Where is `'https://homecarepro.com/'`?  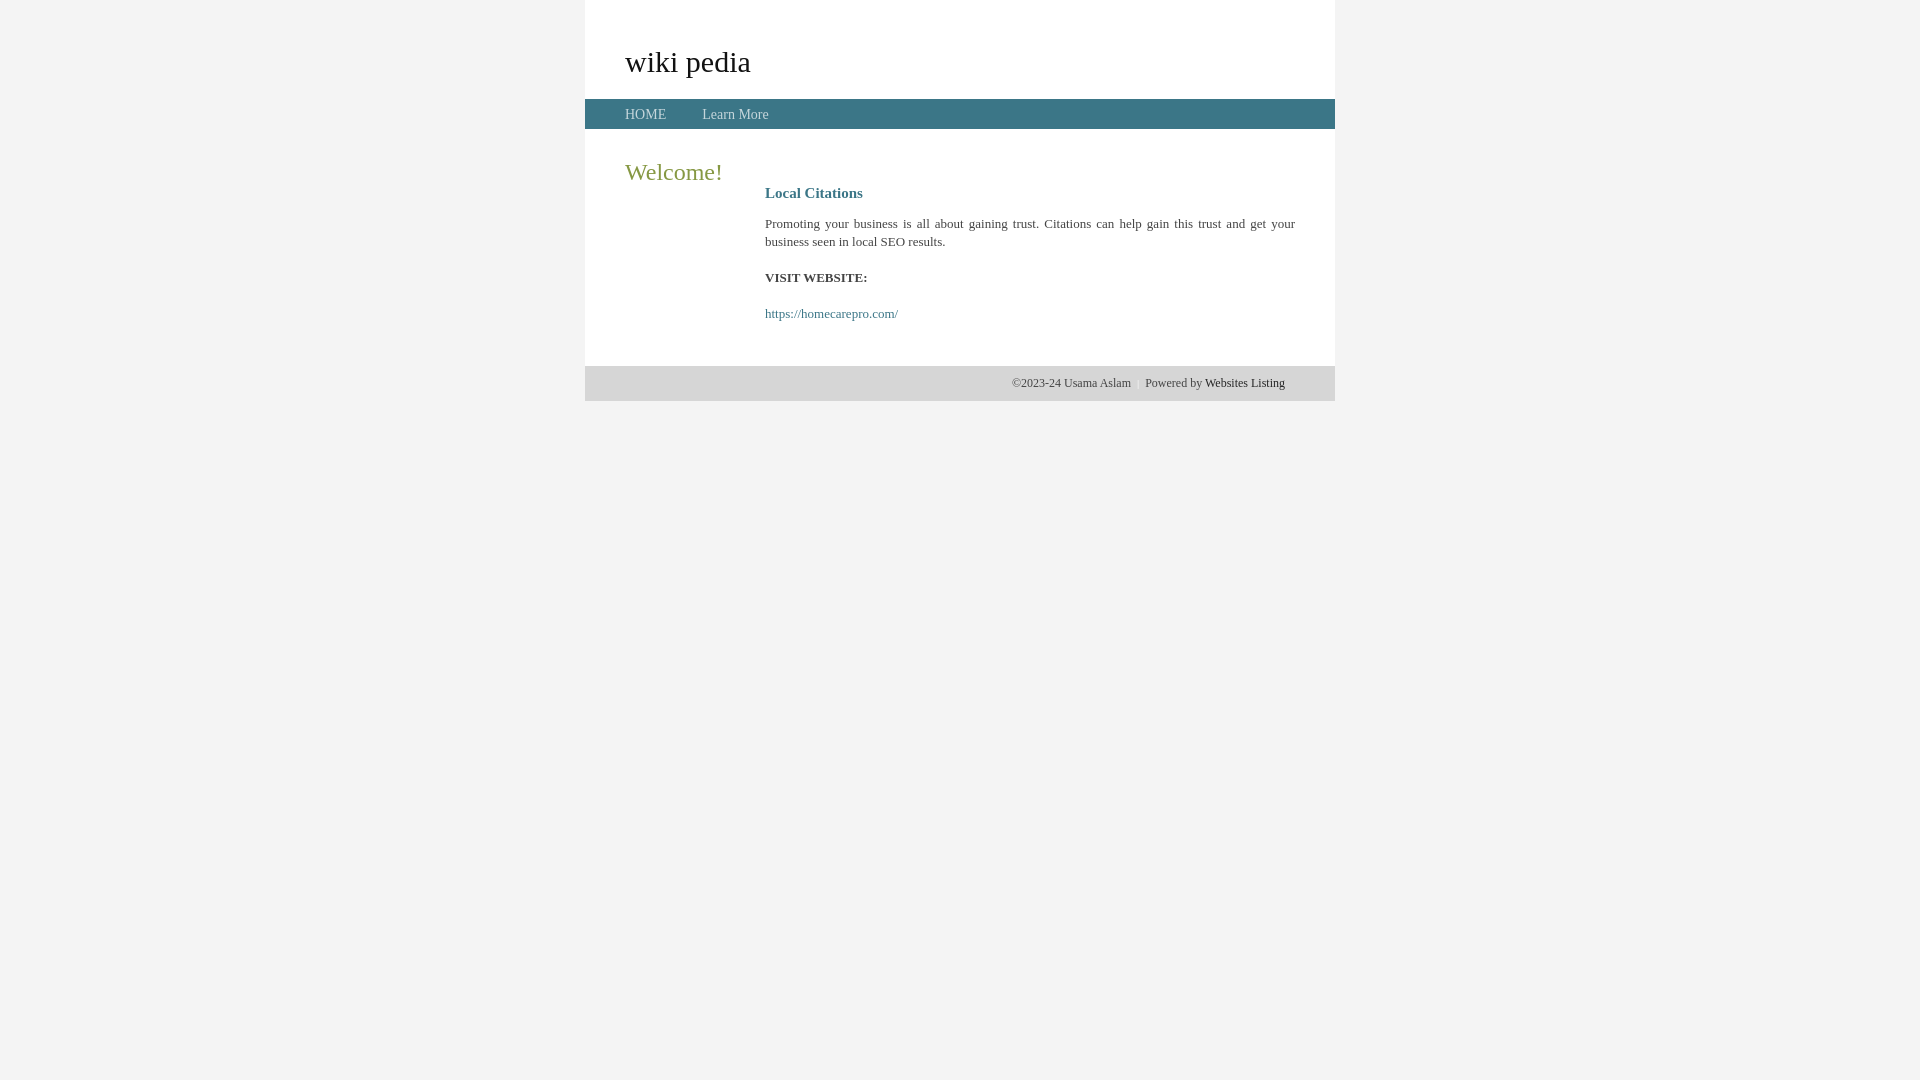 'https://homecarepro.com/' is located at coordinates (831, 313).